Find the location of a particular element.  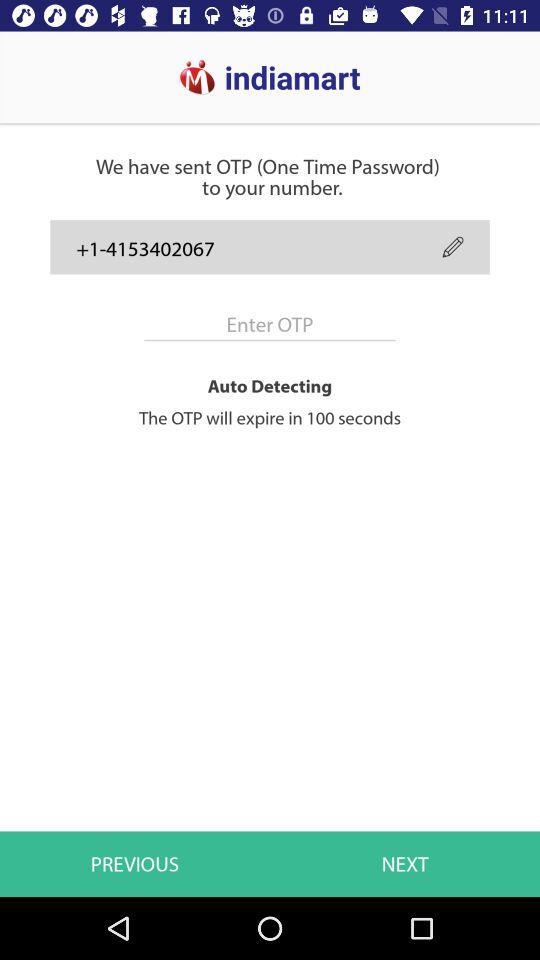

the icon to the right of the previous is located at coordinates (405, 863).